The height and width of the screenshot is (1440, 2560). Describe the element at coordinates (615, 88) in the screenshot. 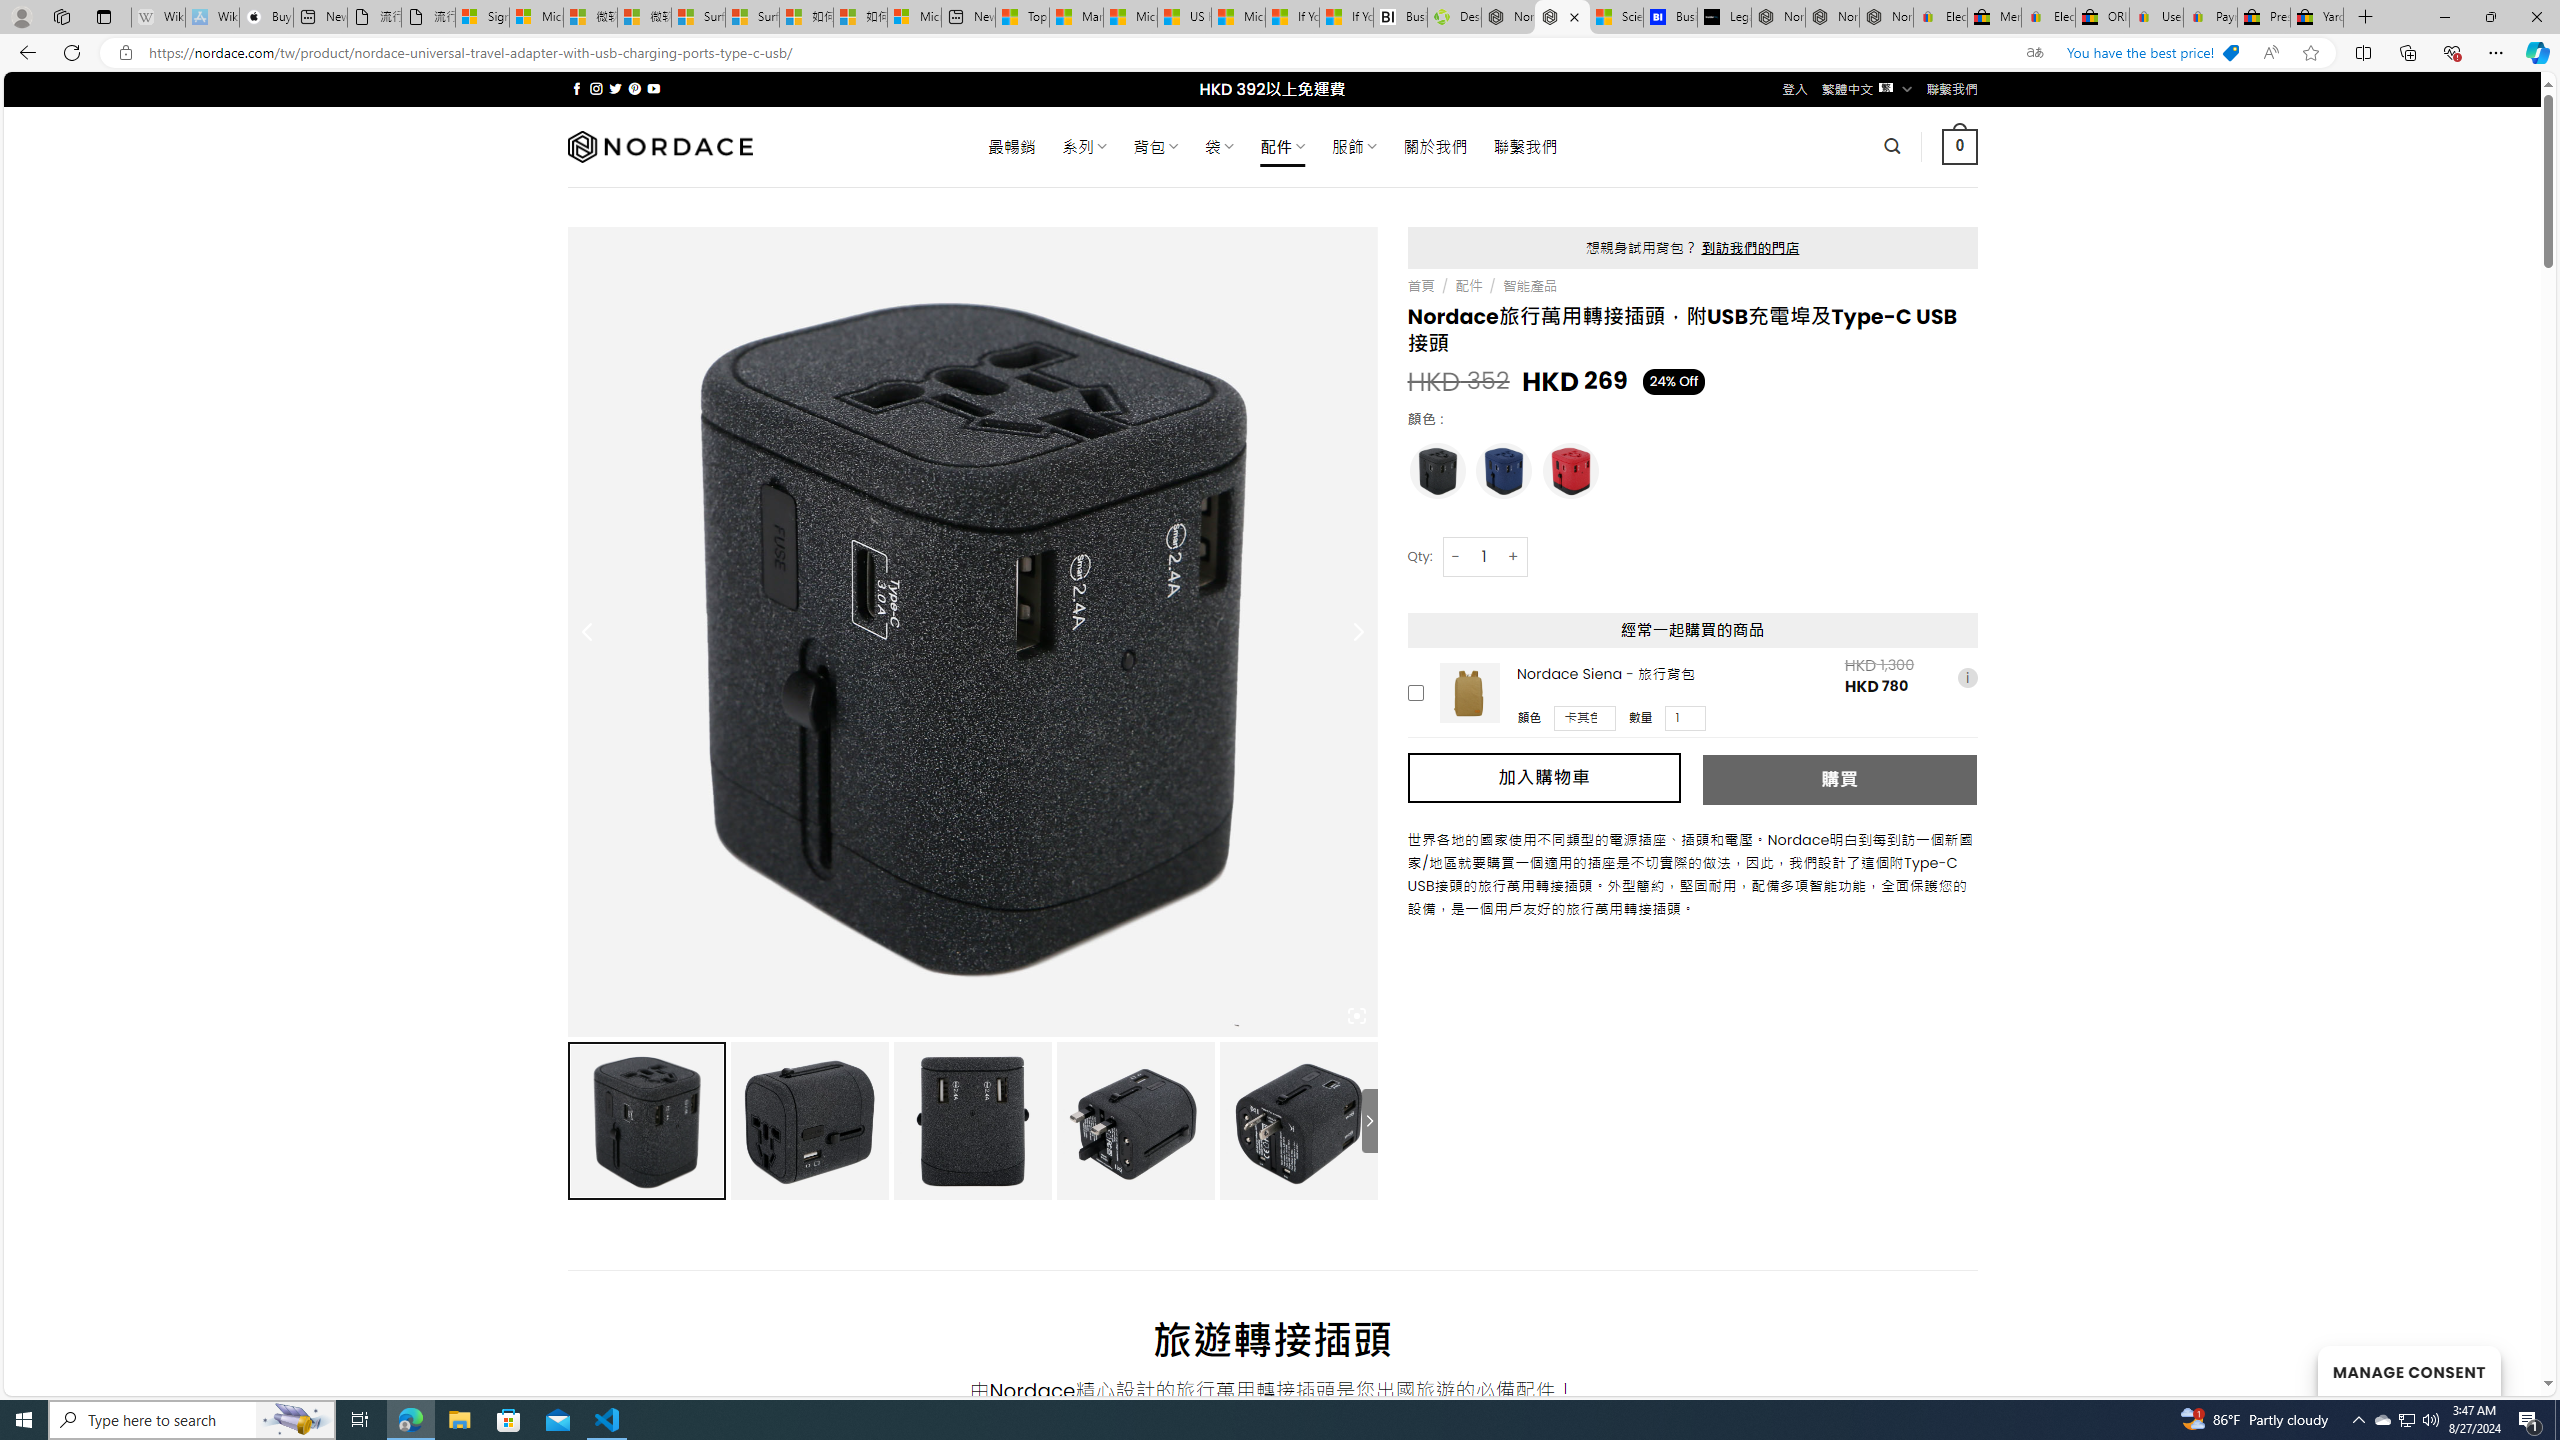

I see `'Follow on Twitter'` at that location.